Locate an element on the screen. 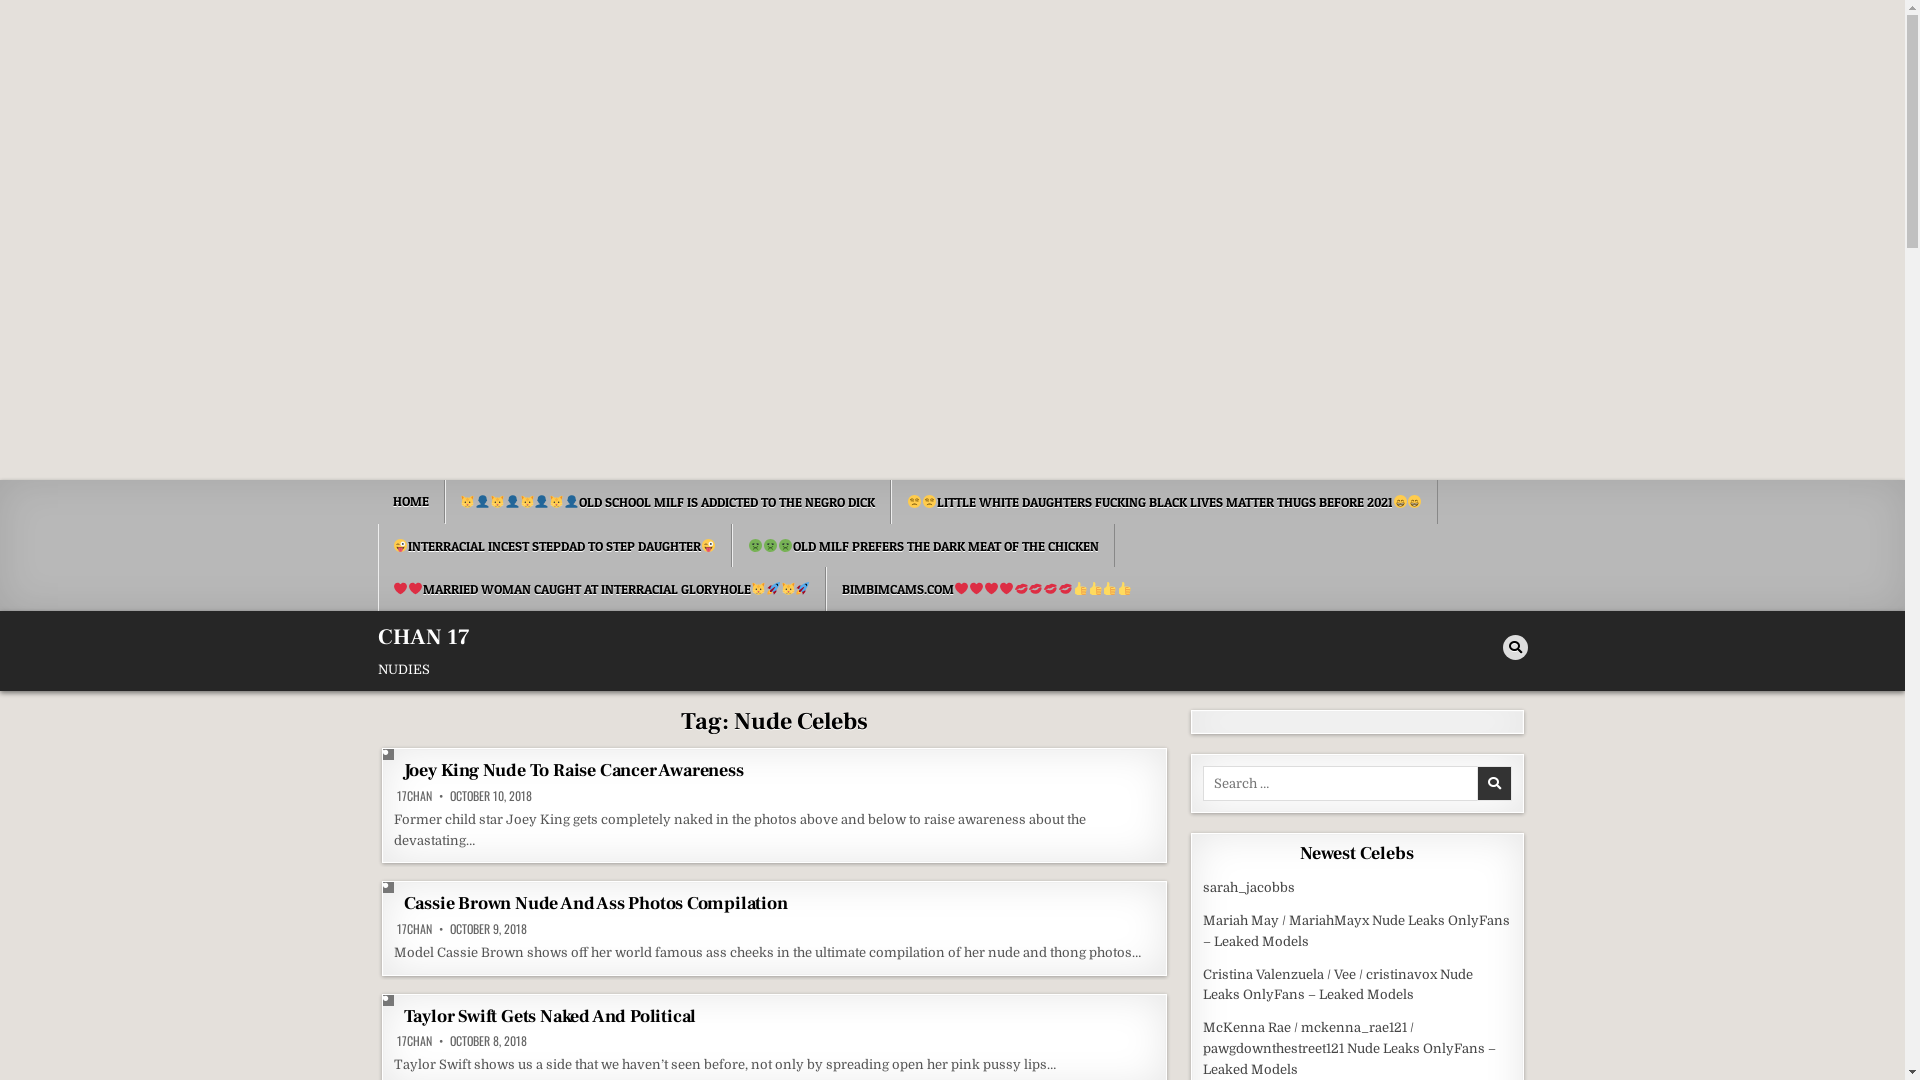 The image size is (1920, 1080). 'HOME' is located at coordinates (410, 500).